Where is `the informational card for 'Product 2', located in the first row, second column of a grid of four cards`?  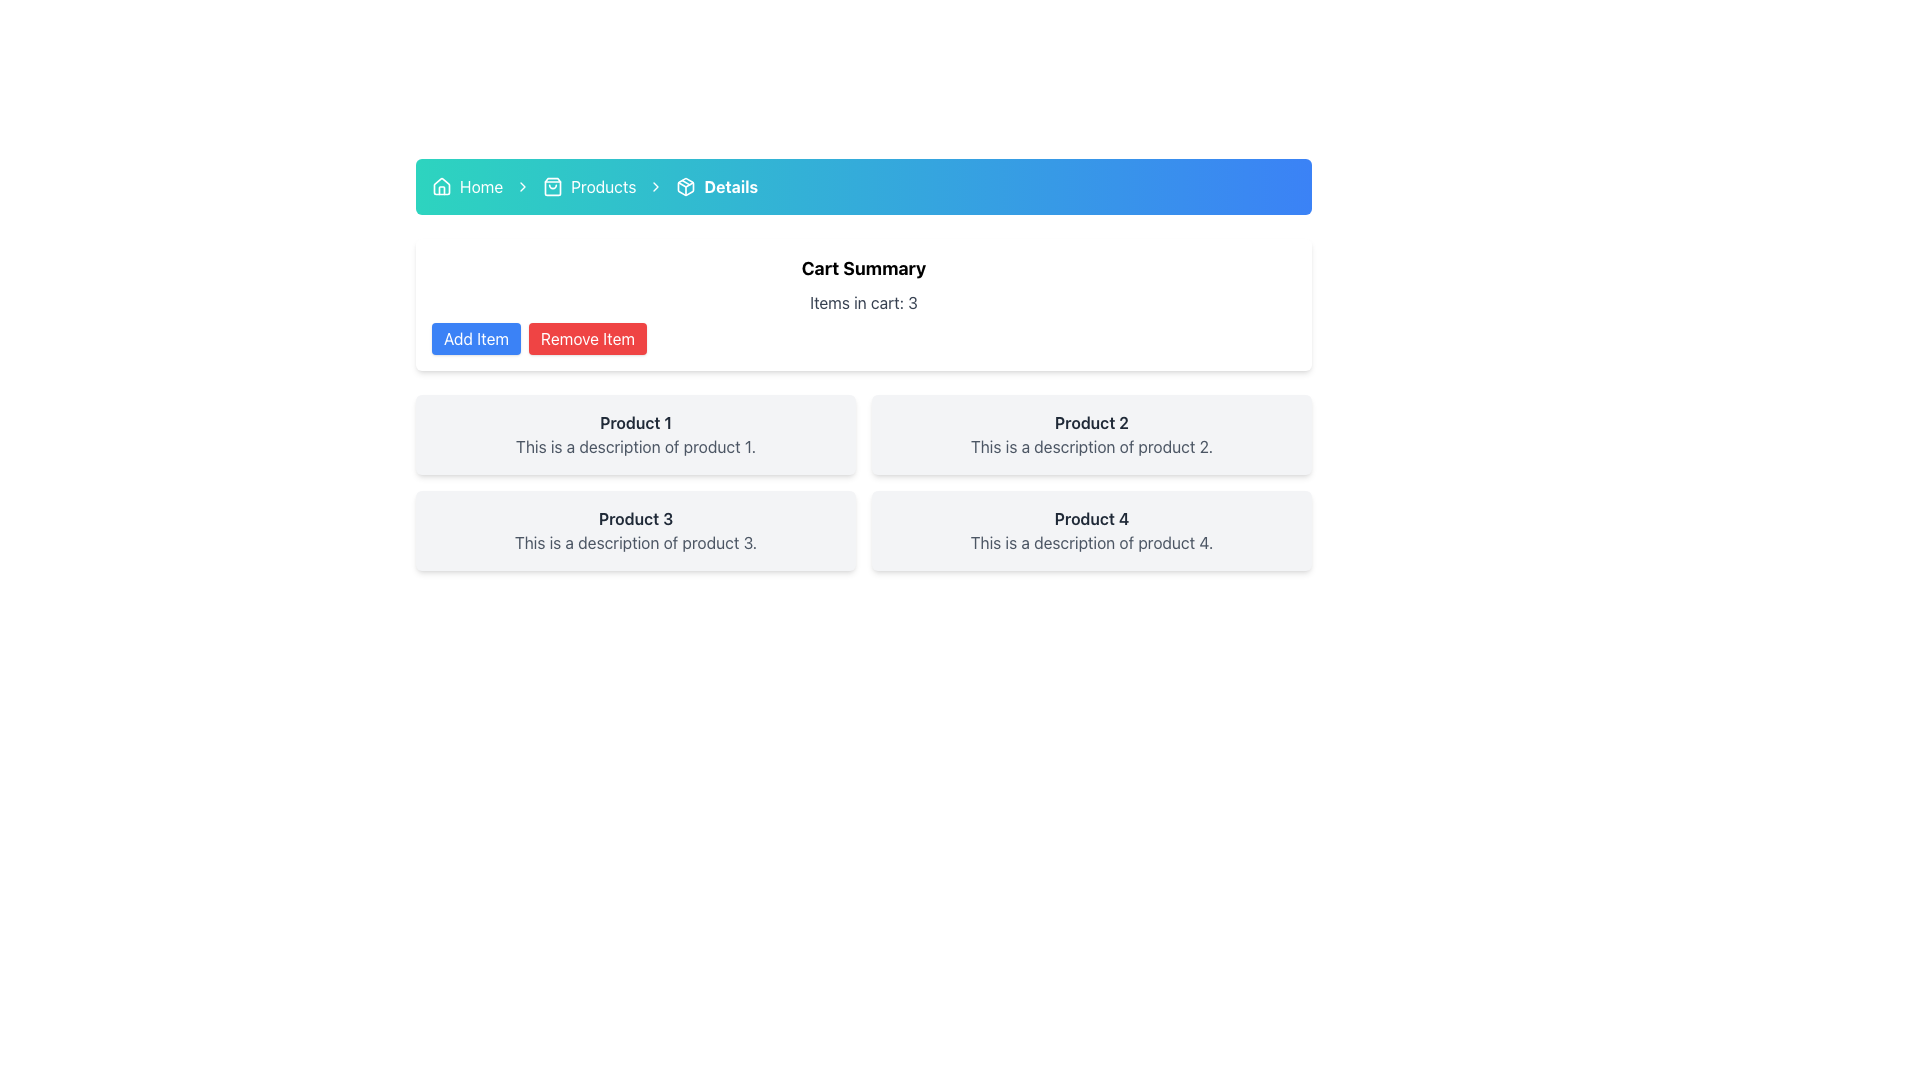 the informational card for 'Product 2', located in the first row, second column of a grid of four cards is located at coordinates (1090, 434).